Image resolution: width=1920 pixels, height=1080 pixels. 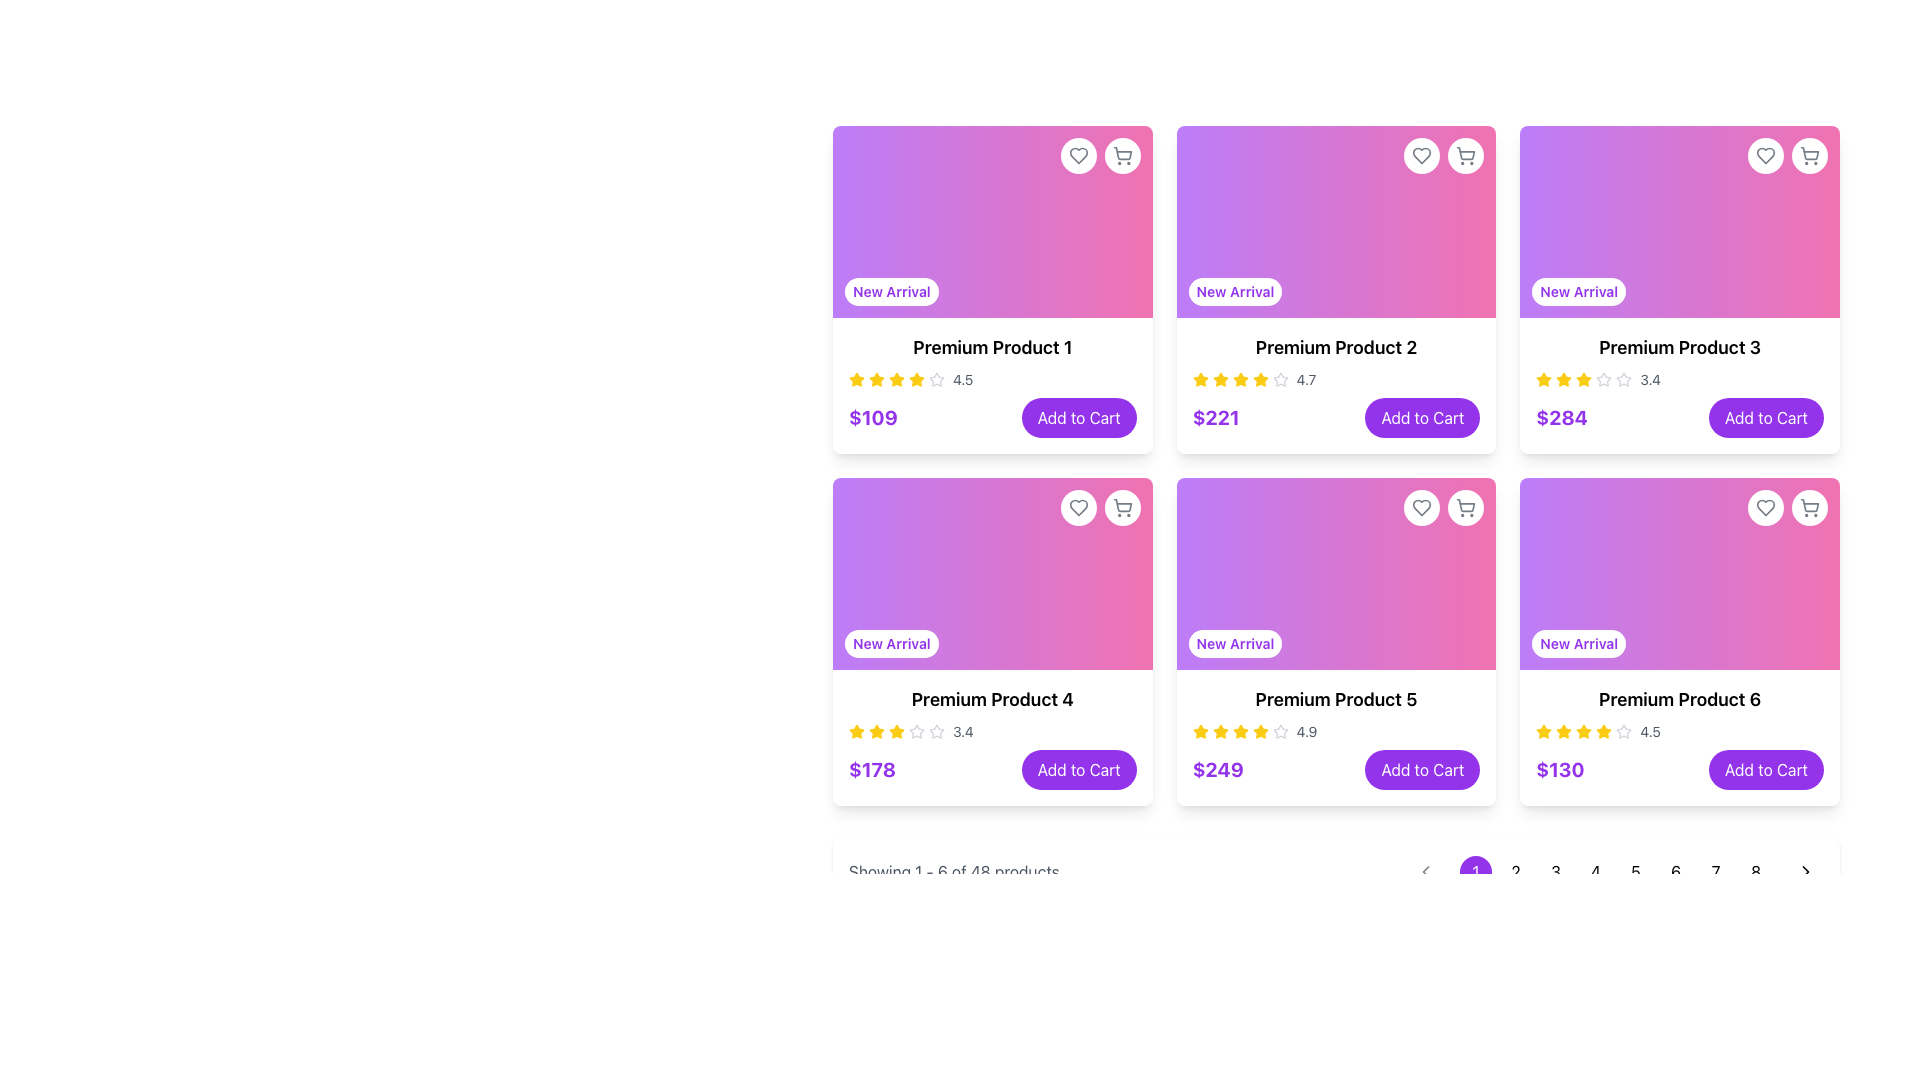 What do you see at coordinates (857, 380) in the screenshot?
I see `the first yellow star icon in the rating group for 'Premium Product 1' located in the top-left card among a grid of cards` at bounding box center [857, 380].